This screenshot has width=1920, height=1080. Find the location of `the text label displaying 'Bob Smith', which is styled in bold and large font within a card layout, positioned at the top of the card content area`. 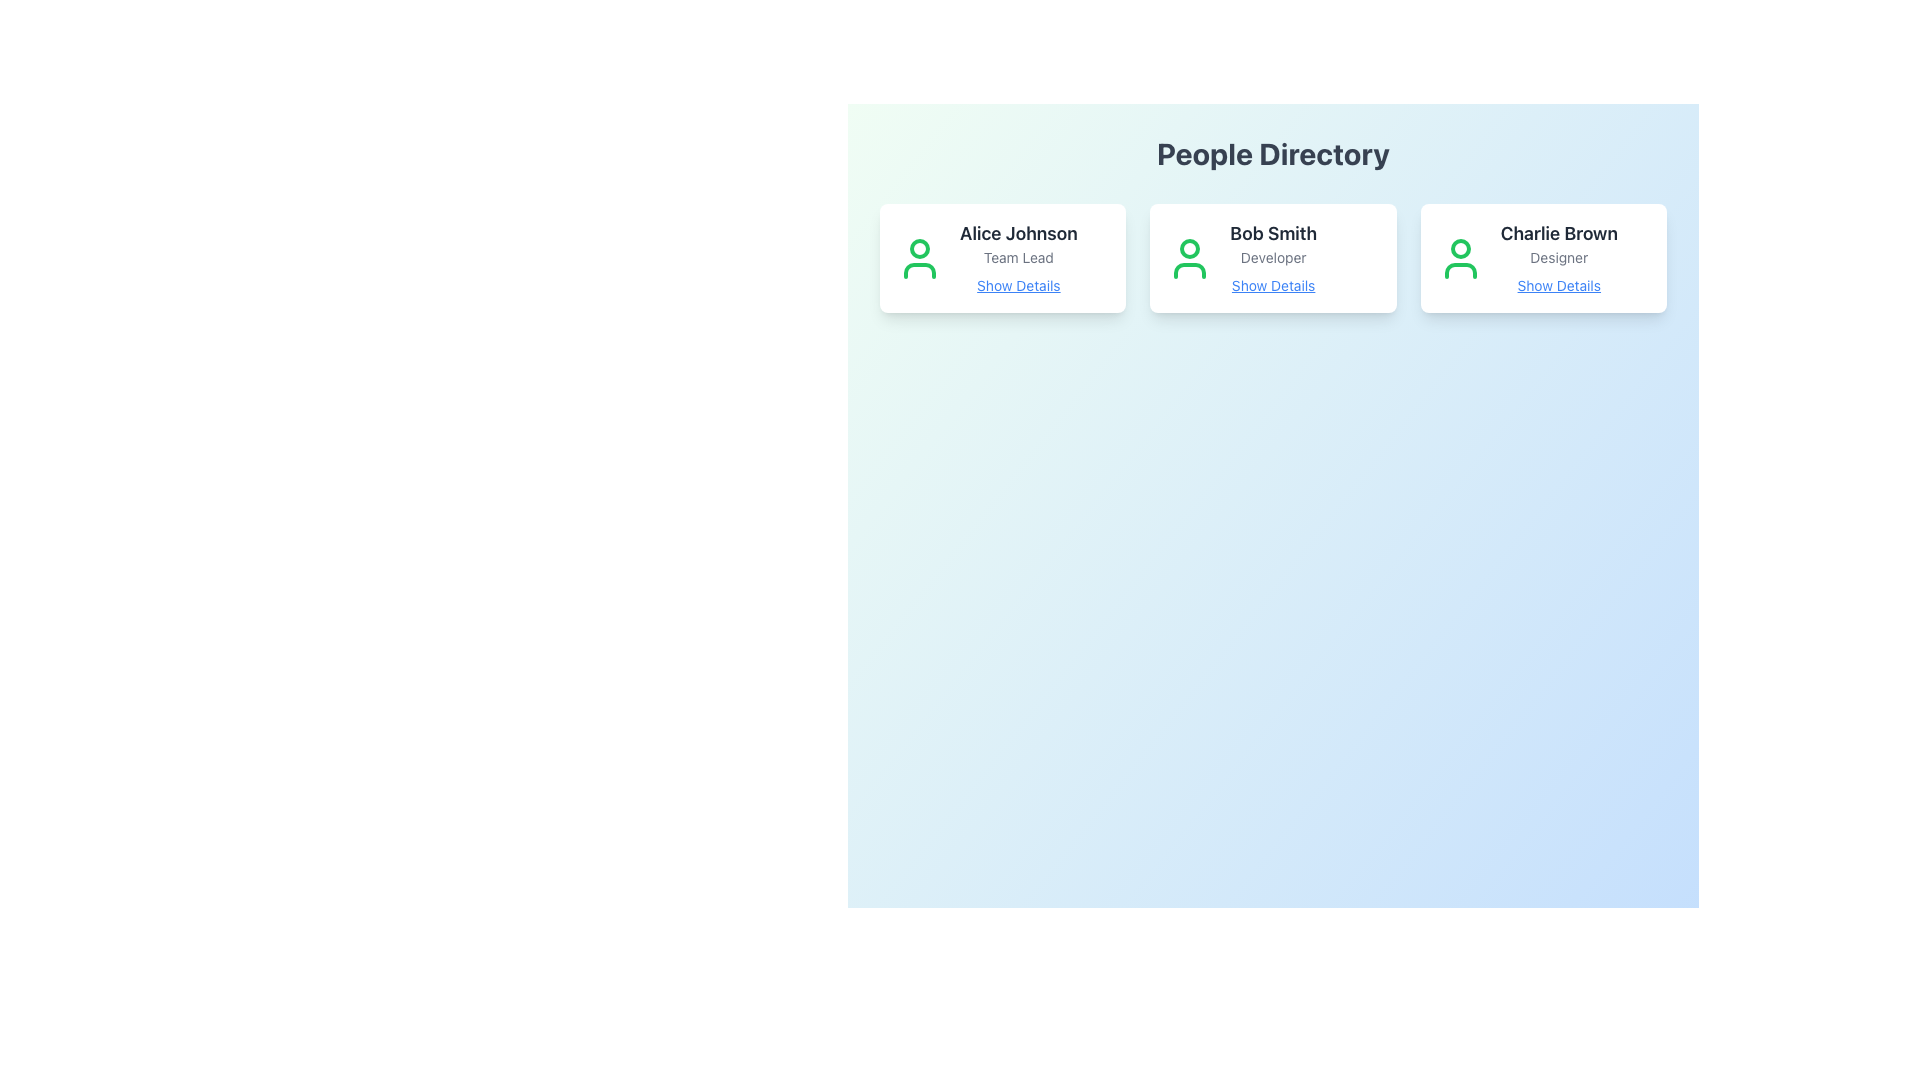

the text label displaying 'Bob Smith', which is styled in bold and large font within a card layout, positioned at the top of the card content area is located at coordinates (1272, 233).